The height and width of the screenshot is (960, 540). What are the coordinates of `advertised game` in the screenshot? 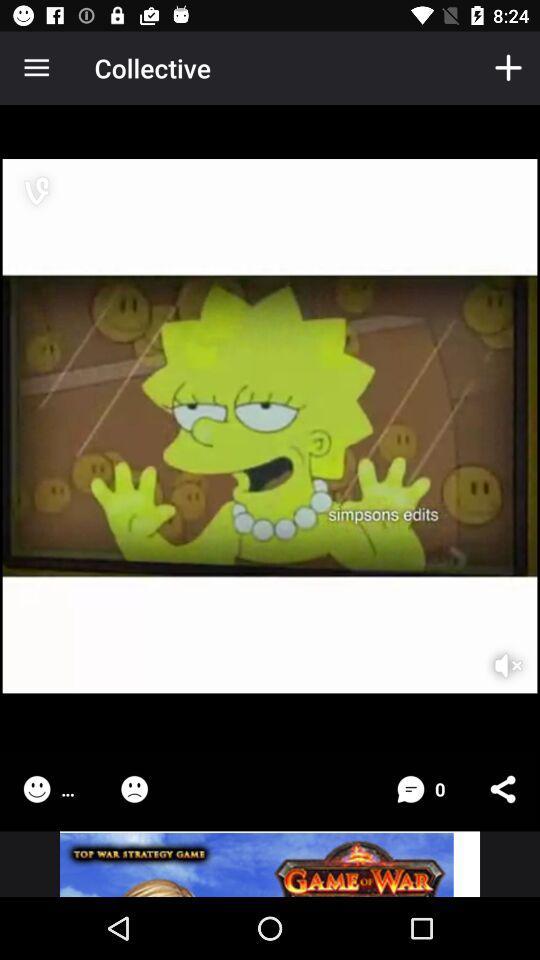 It's located at (270, 863).